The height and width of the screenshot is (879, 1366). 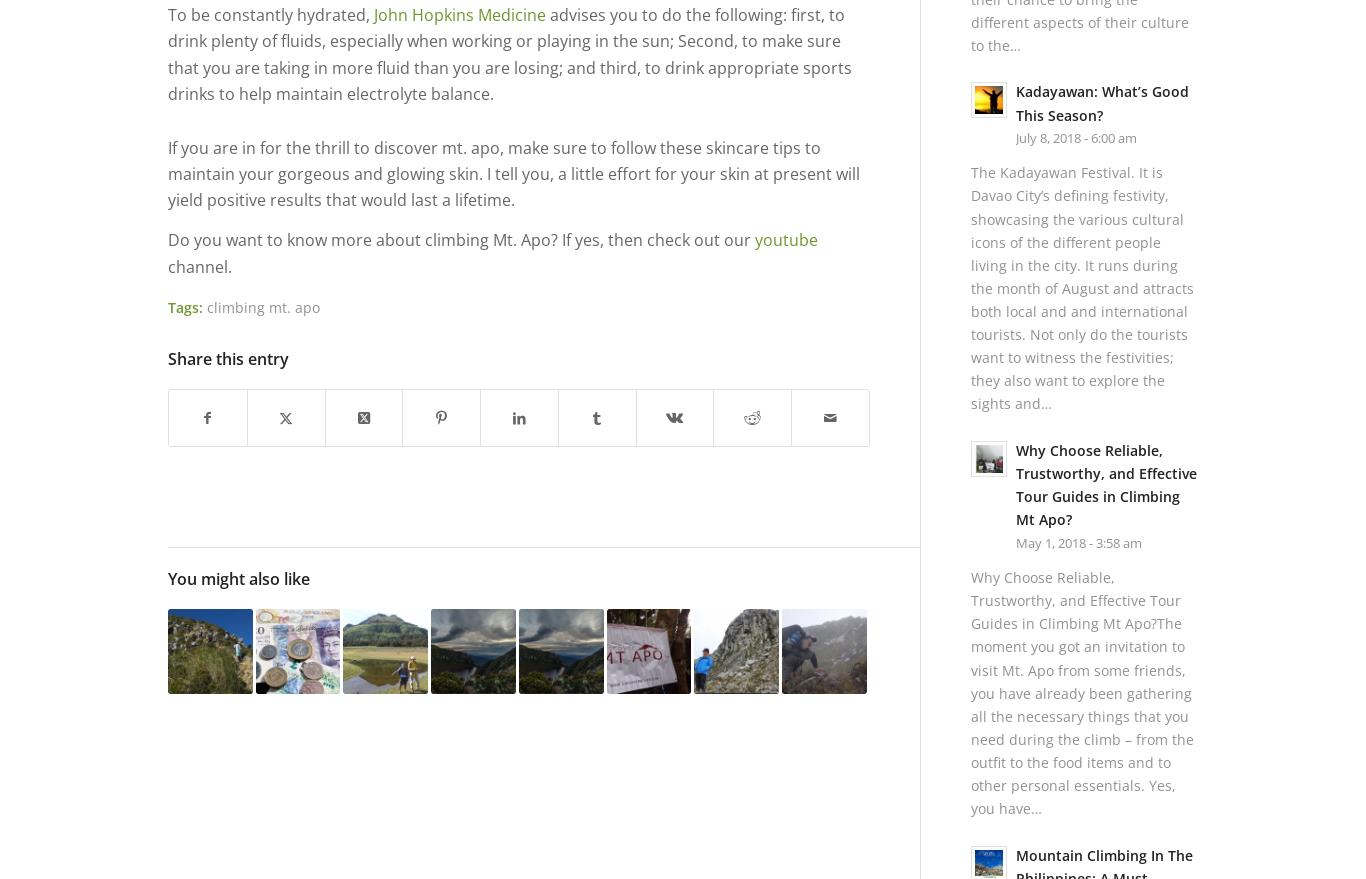 What do you see at coordinates (198, 264) in the screenshot?
I see `'channel.'` at bounding box center [198, 264].